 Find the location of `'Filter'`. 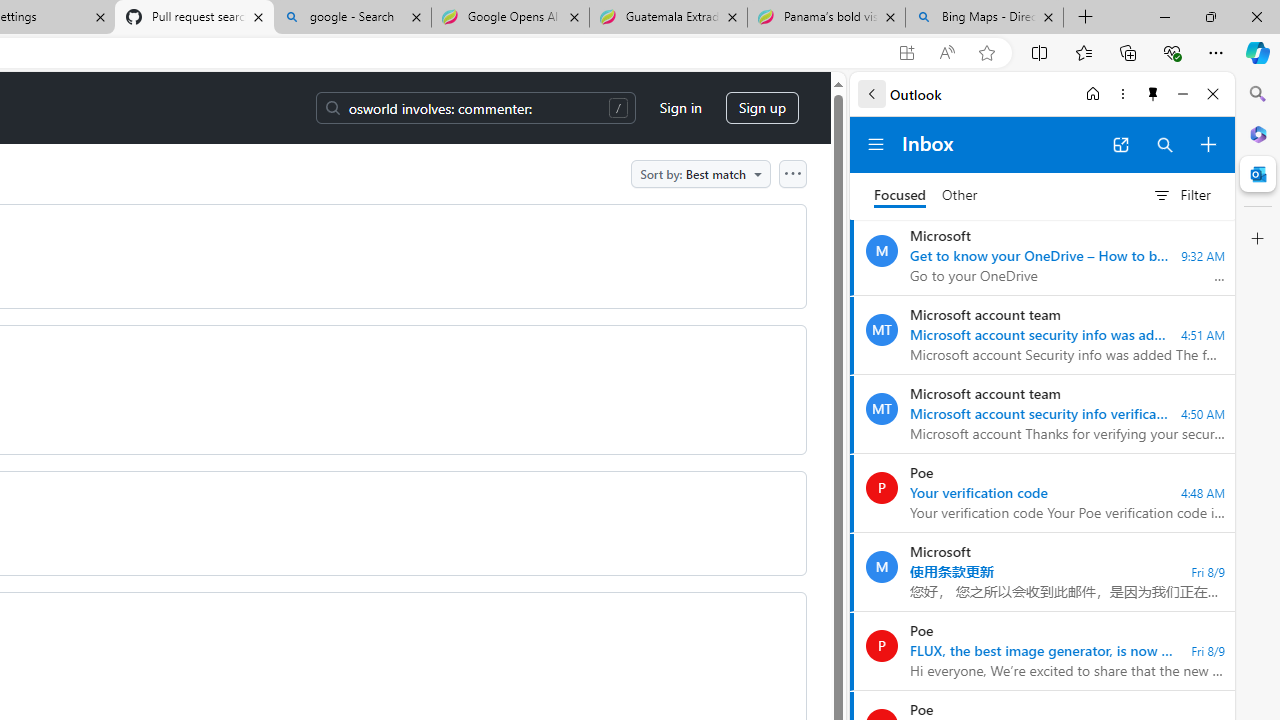

'Filter' is located at coordinates (1181, 195).